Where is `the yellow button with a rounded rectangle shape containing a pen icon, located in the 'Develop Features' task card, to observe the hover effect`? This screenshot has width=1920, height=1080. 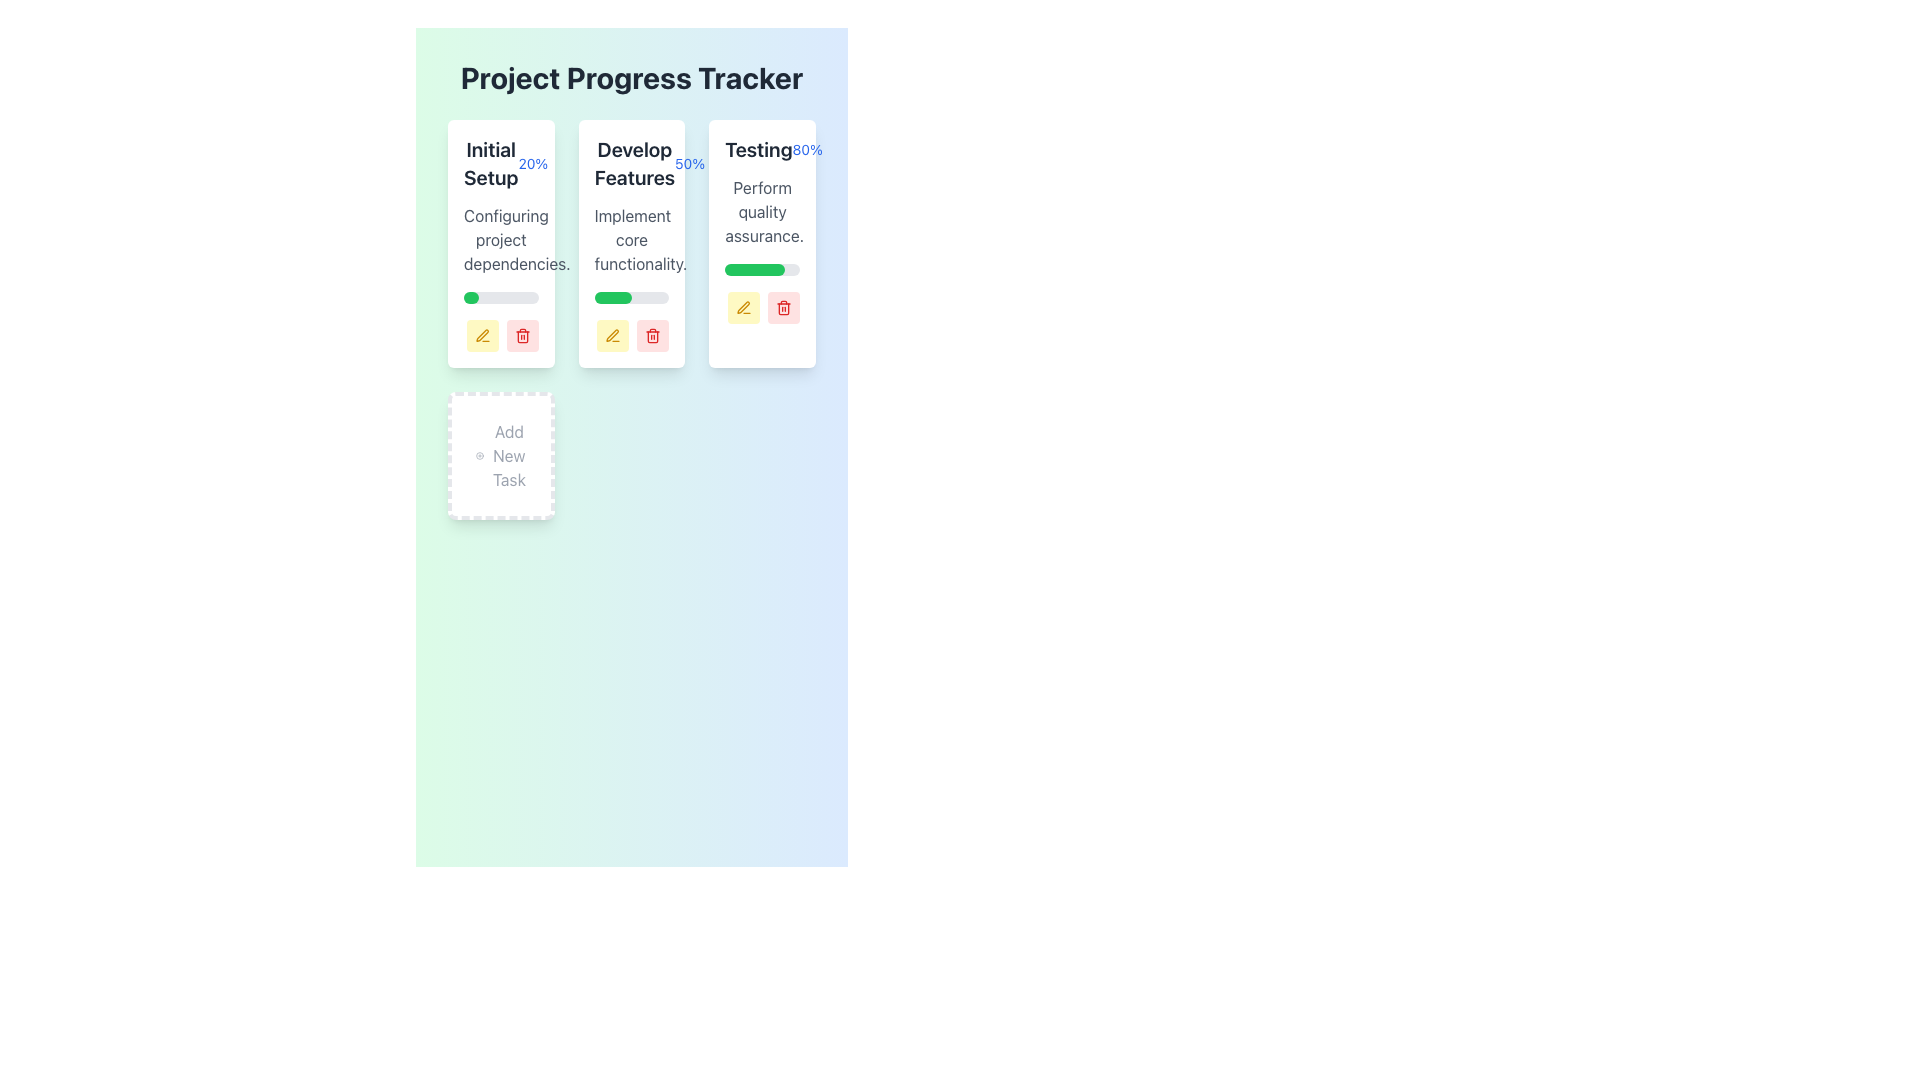
the yellow button with a rounded rectangle shape containing a pen icon, located in the 'Develop Features' task card, to observe the hover effect is located at coordinates (612, 334).